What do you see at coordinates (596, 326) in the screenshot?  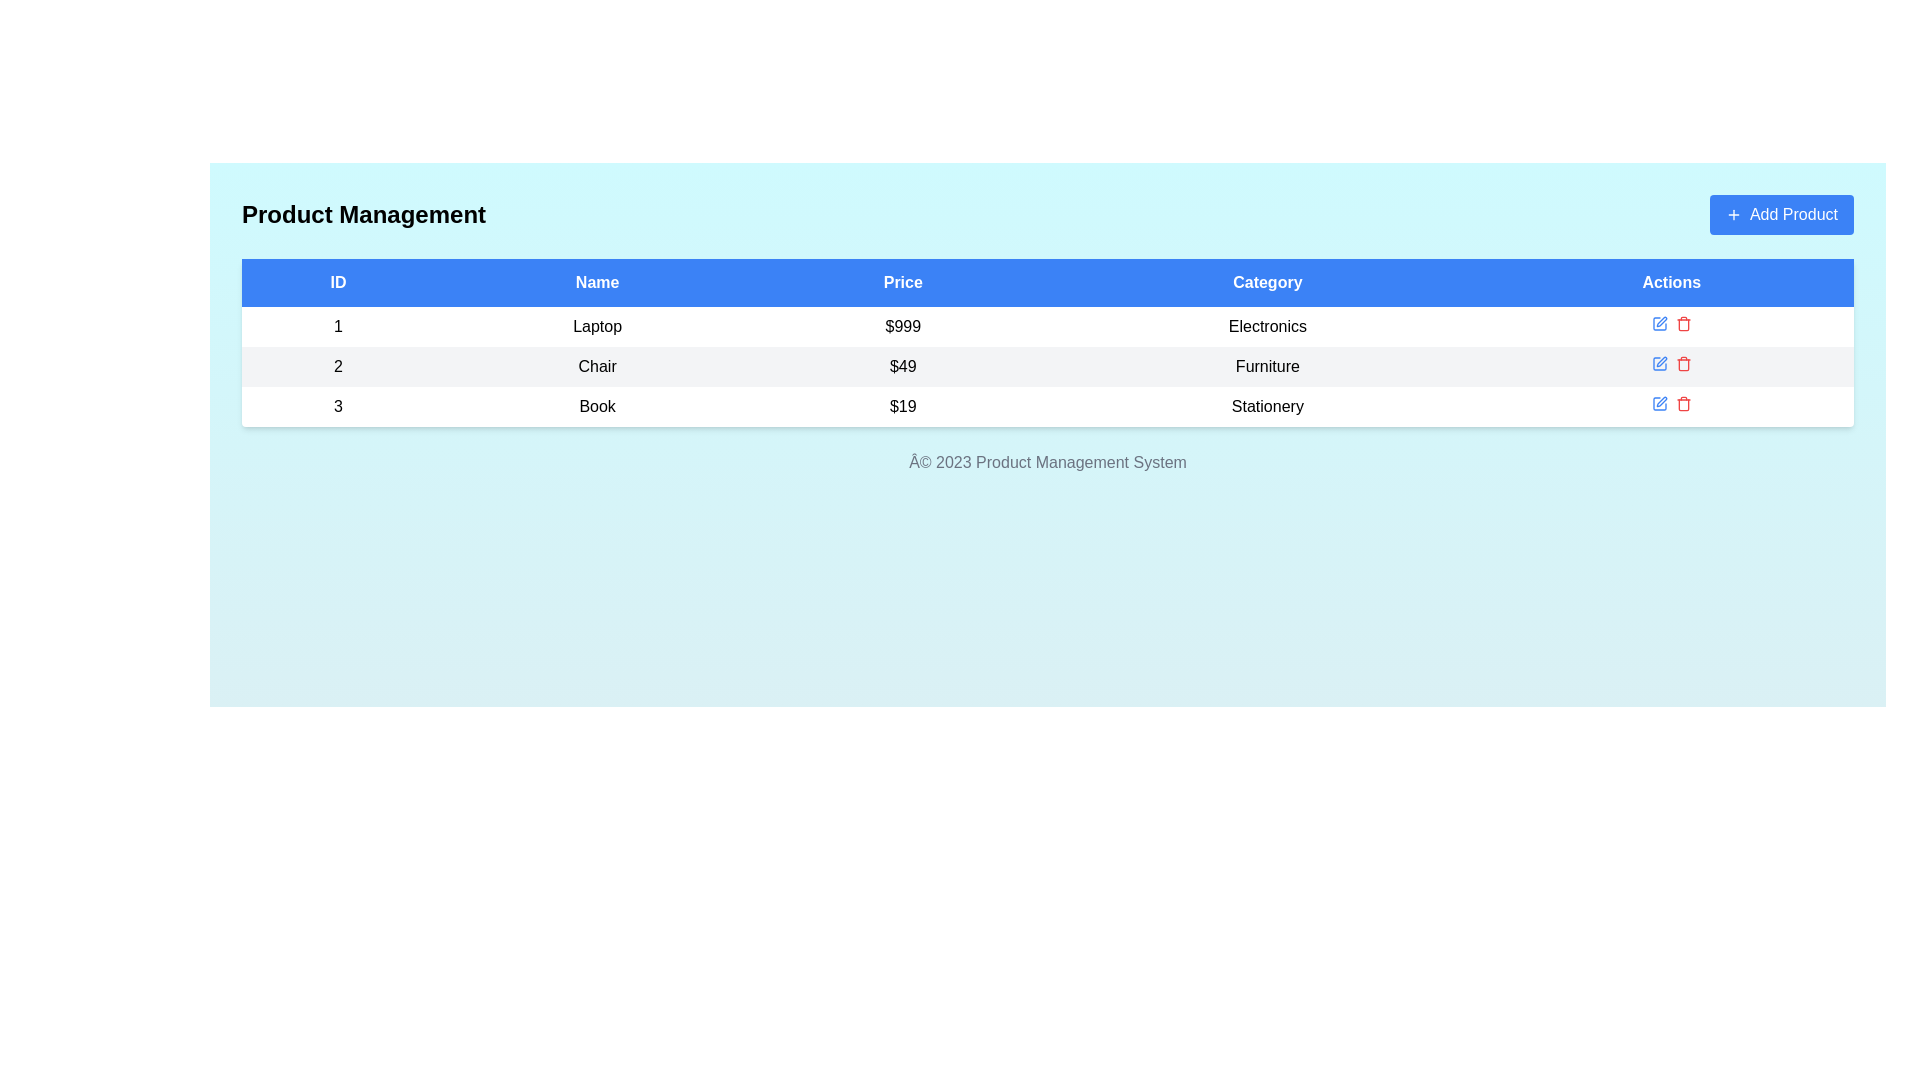 I see `the 'Laptop' text label located in the first row of the table under the 'Name' column, positioned between the '1' in the 'ID' column and '$999' in the 'Price' column` at bounding box center [596, 326].